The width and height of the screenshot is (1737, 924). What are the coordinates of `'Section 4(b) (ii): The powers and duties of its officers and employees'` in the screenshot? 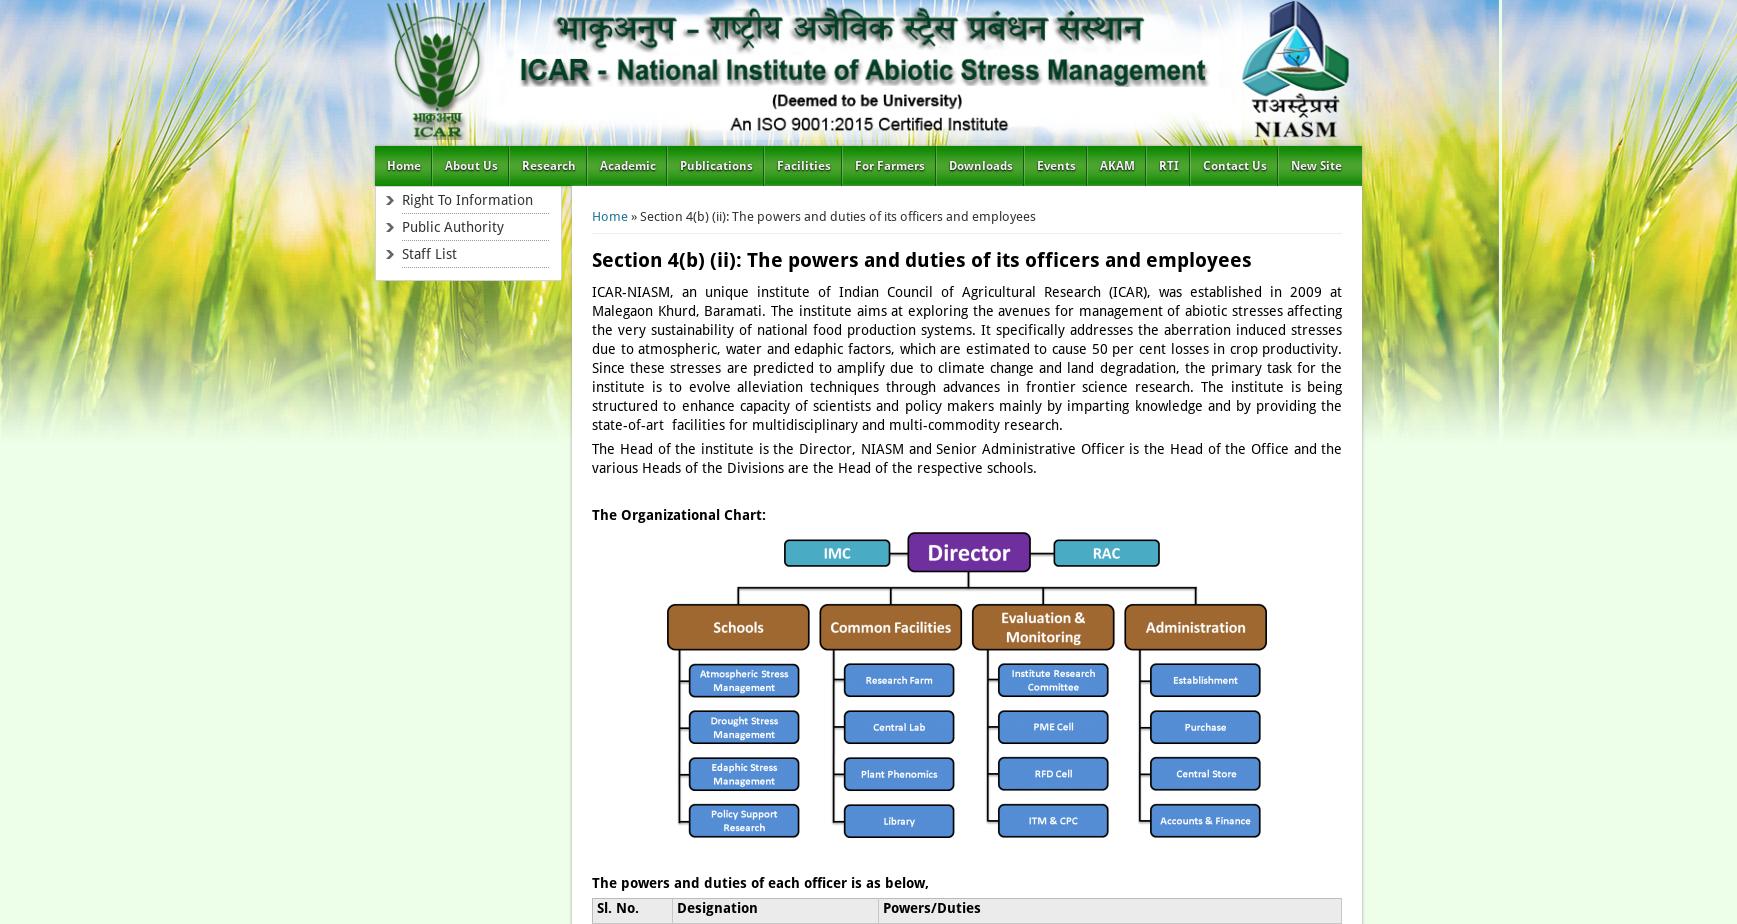 It's located at (921, 260).